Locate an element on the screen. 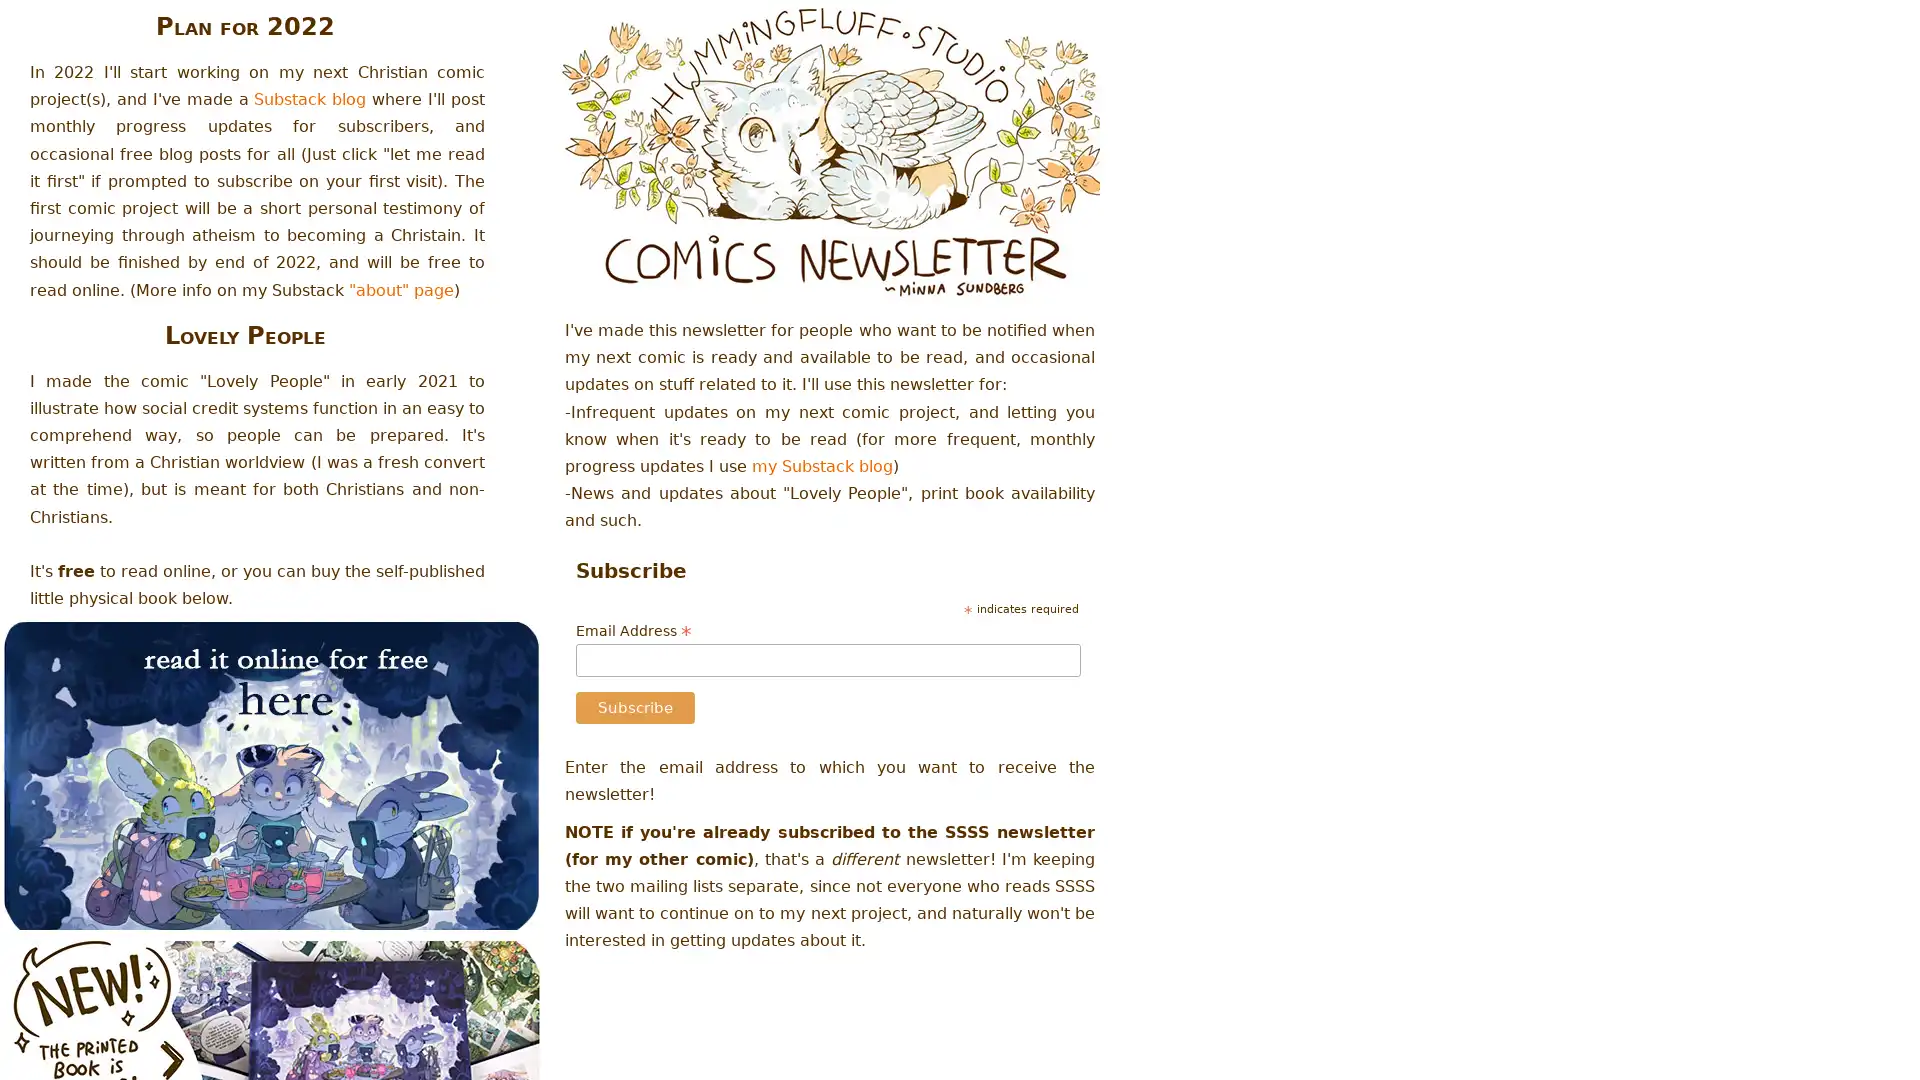  Subscribe is located at coordinates (634, 707).